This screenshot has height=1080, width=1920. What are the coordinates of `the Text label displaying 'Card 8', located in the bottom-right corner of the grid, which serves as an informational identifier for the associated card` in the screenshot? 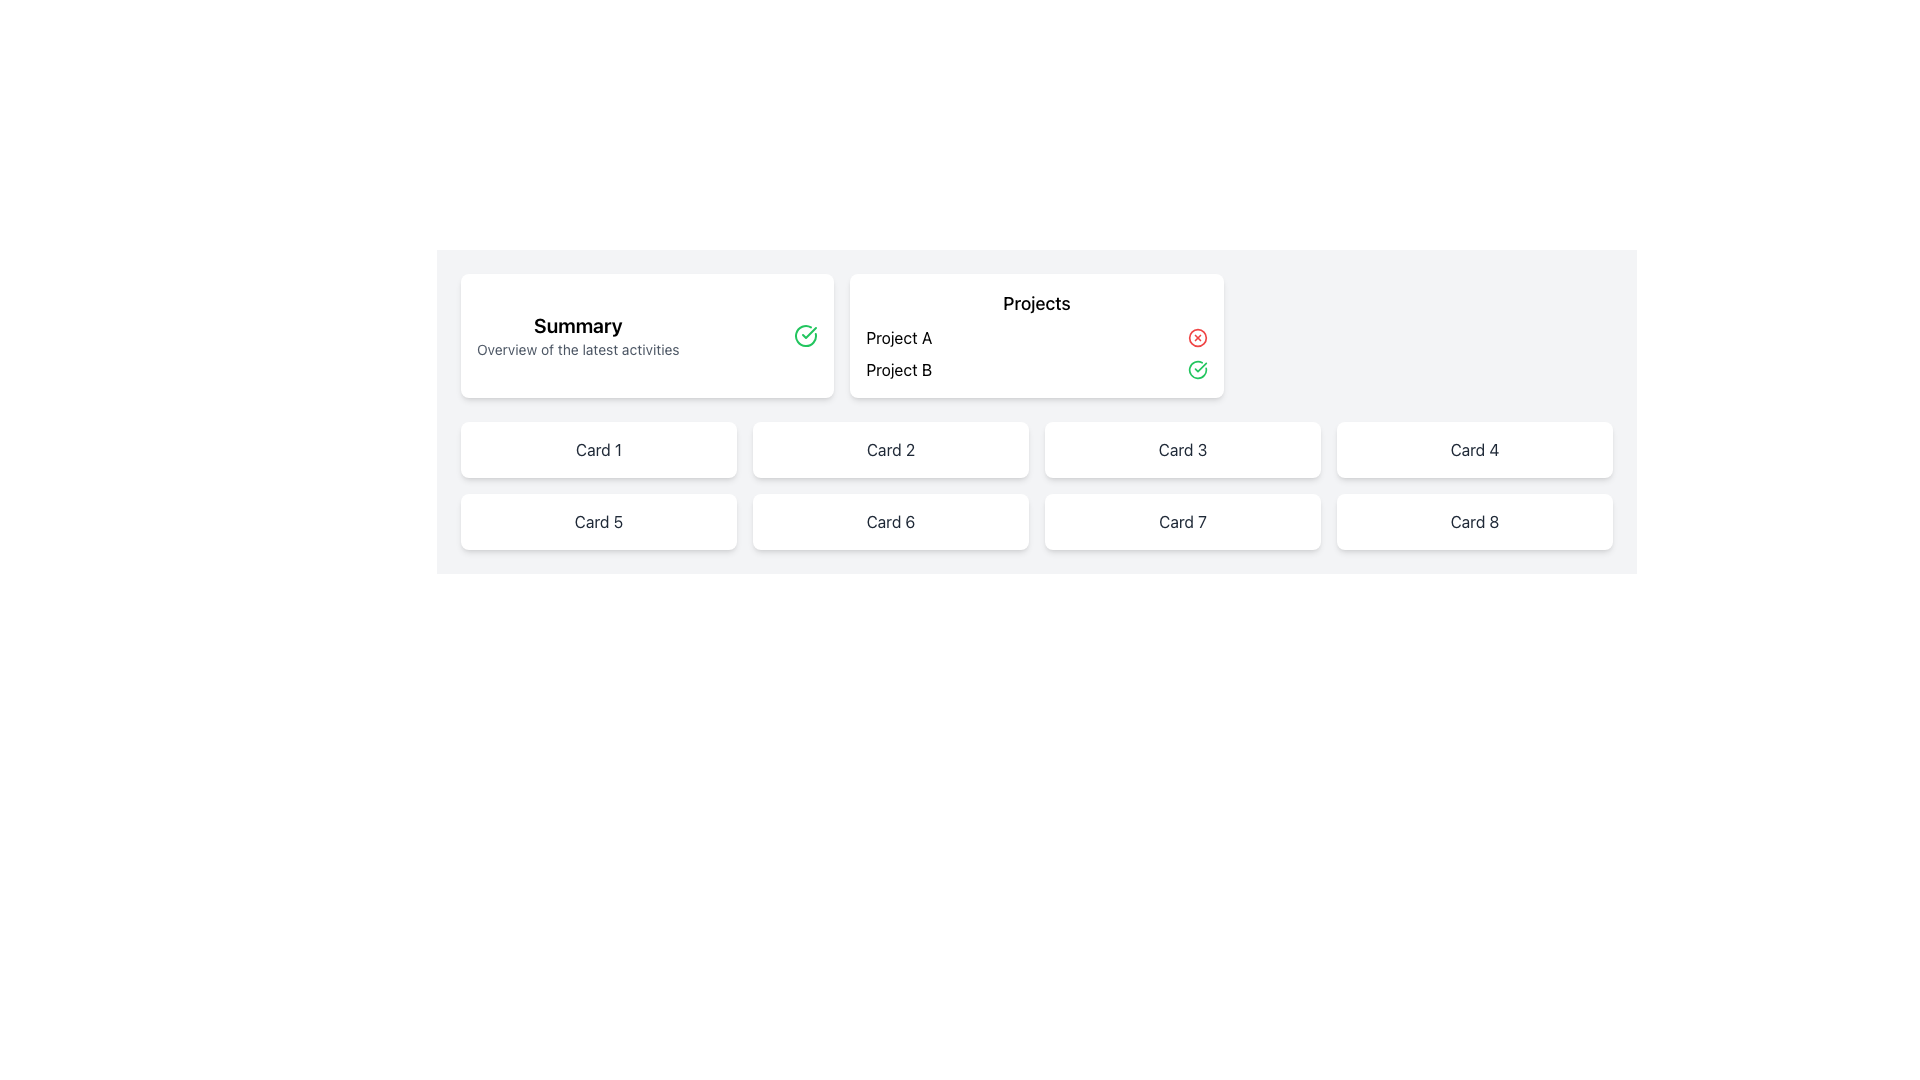 It's located at (1474, 520).